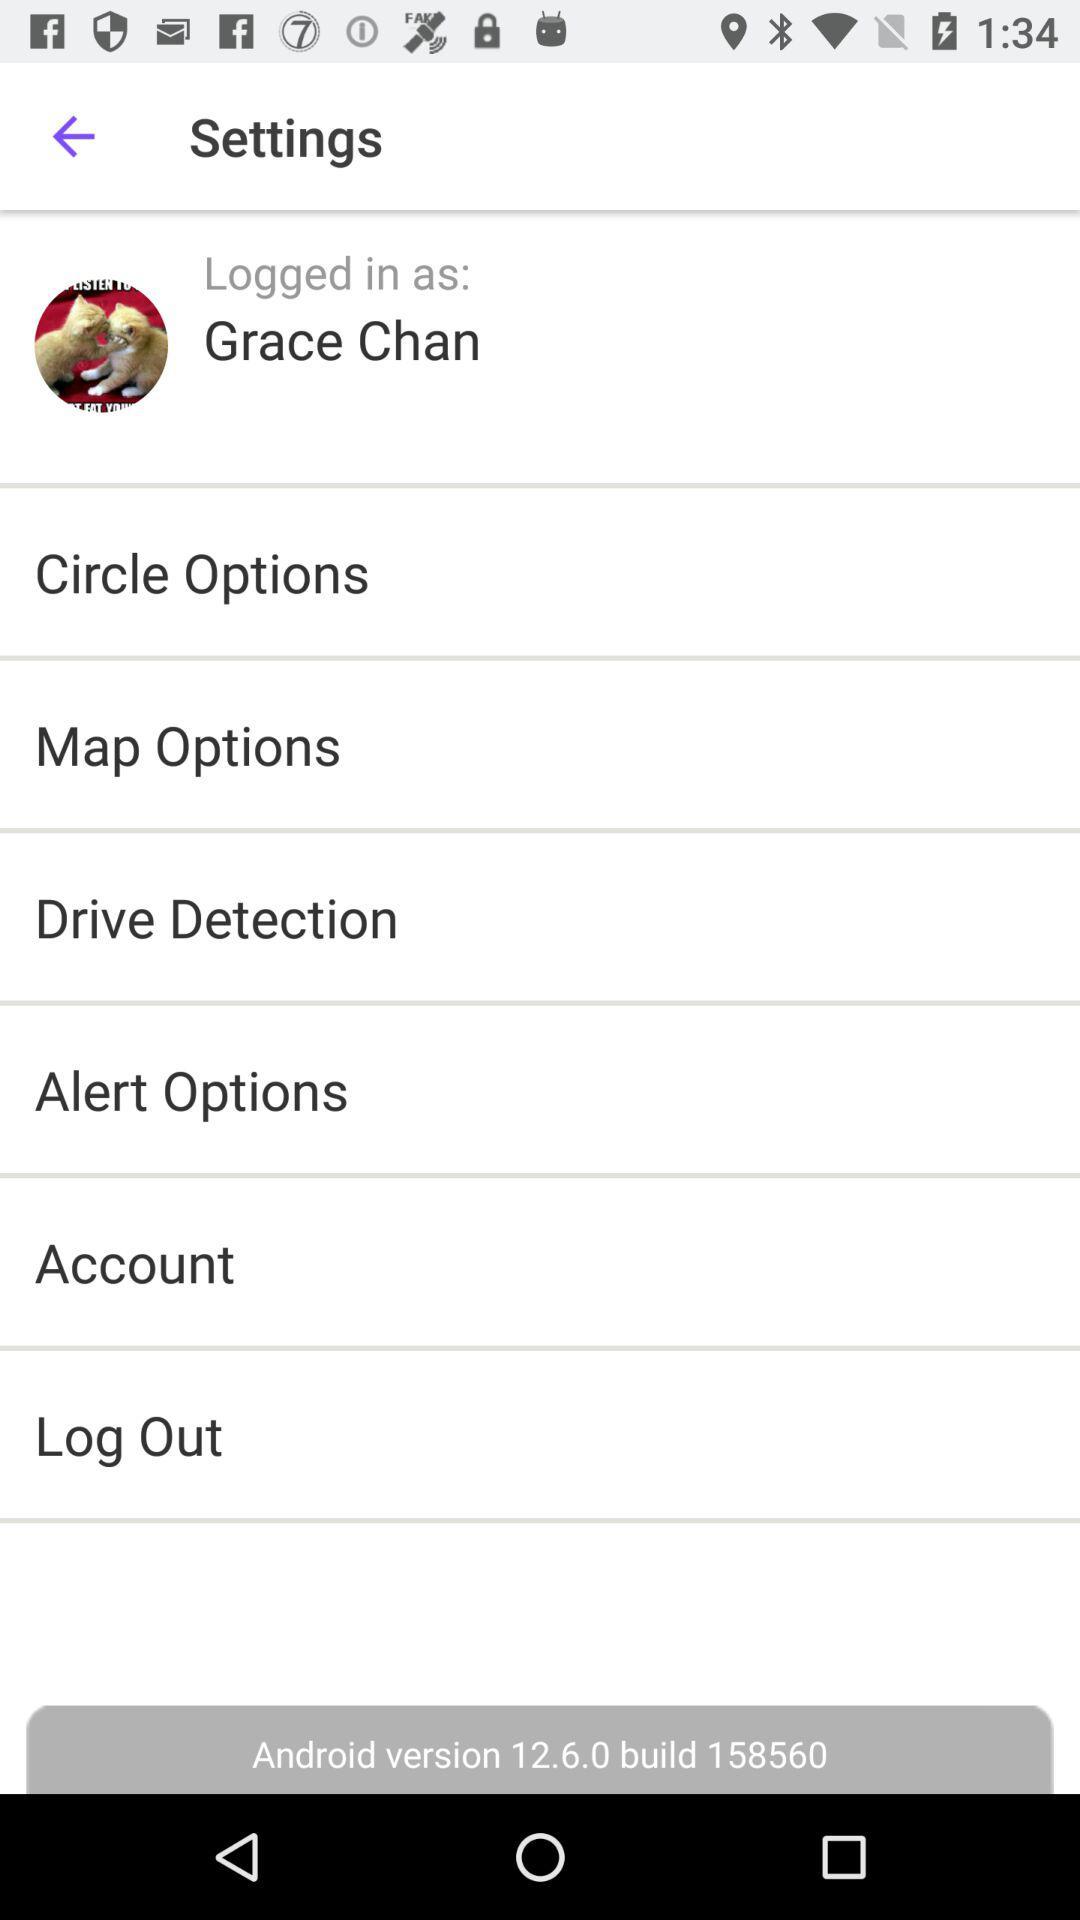 This screenshot has height=1920, width=1080. I want to click on icon below the drive detection item, so click(191, 1088).